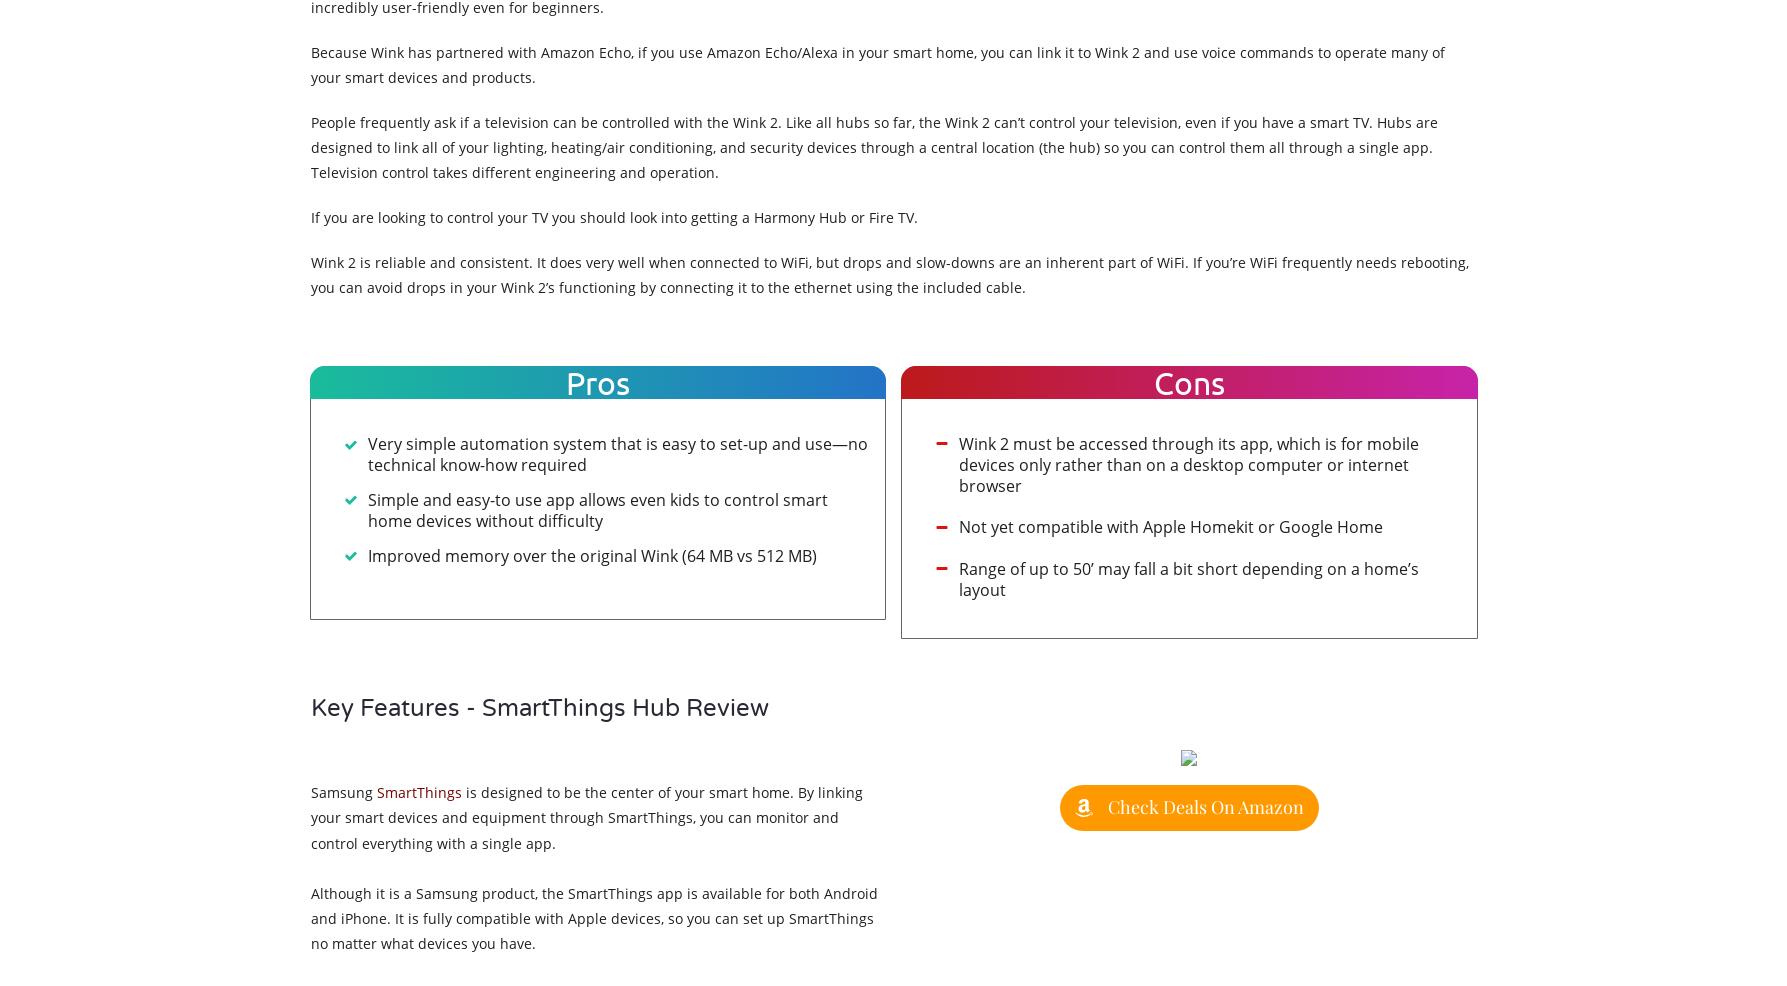  I want to click on 'Range of up to 50’ may fall a bit short depending on a home’s layout', so click(1189, 578).